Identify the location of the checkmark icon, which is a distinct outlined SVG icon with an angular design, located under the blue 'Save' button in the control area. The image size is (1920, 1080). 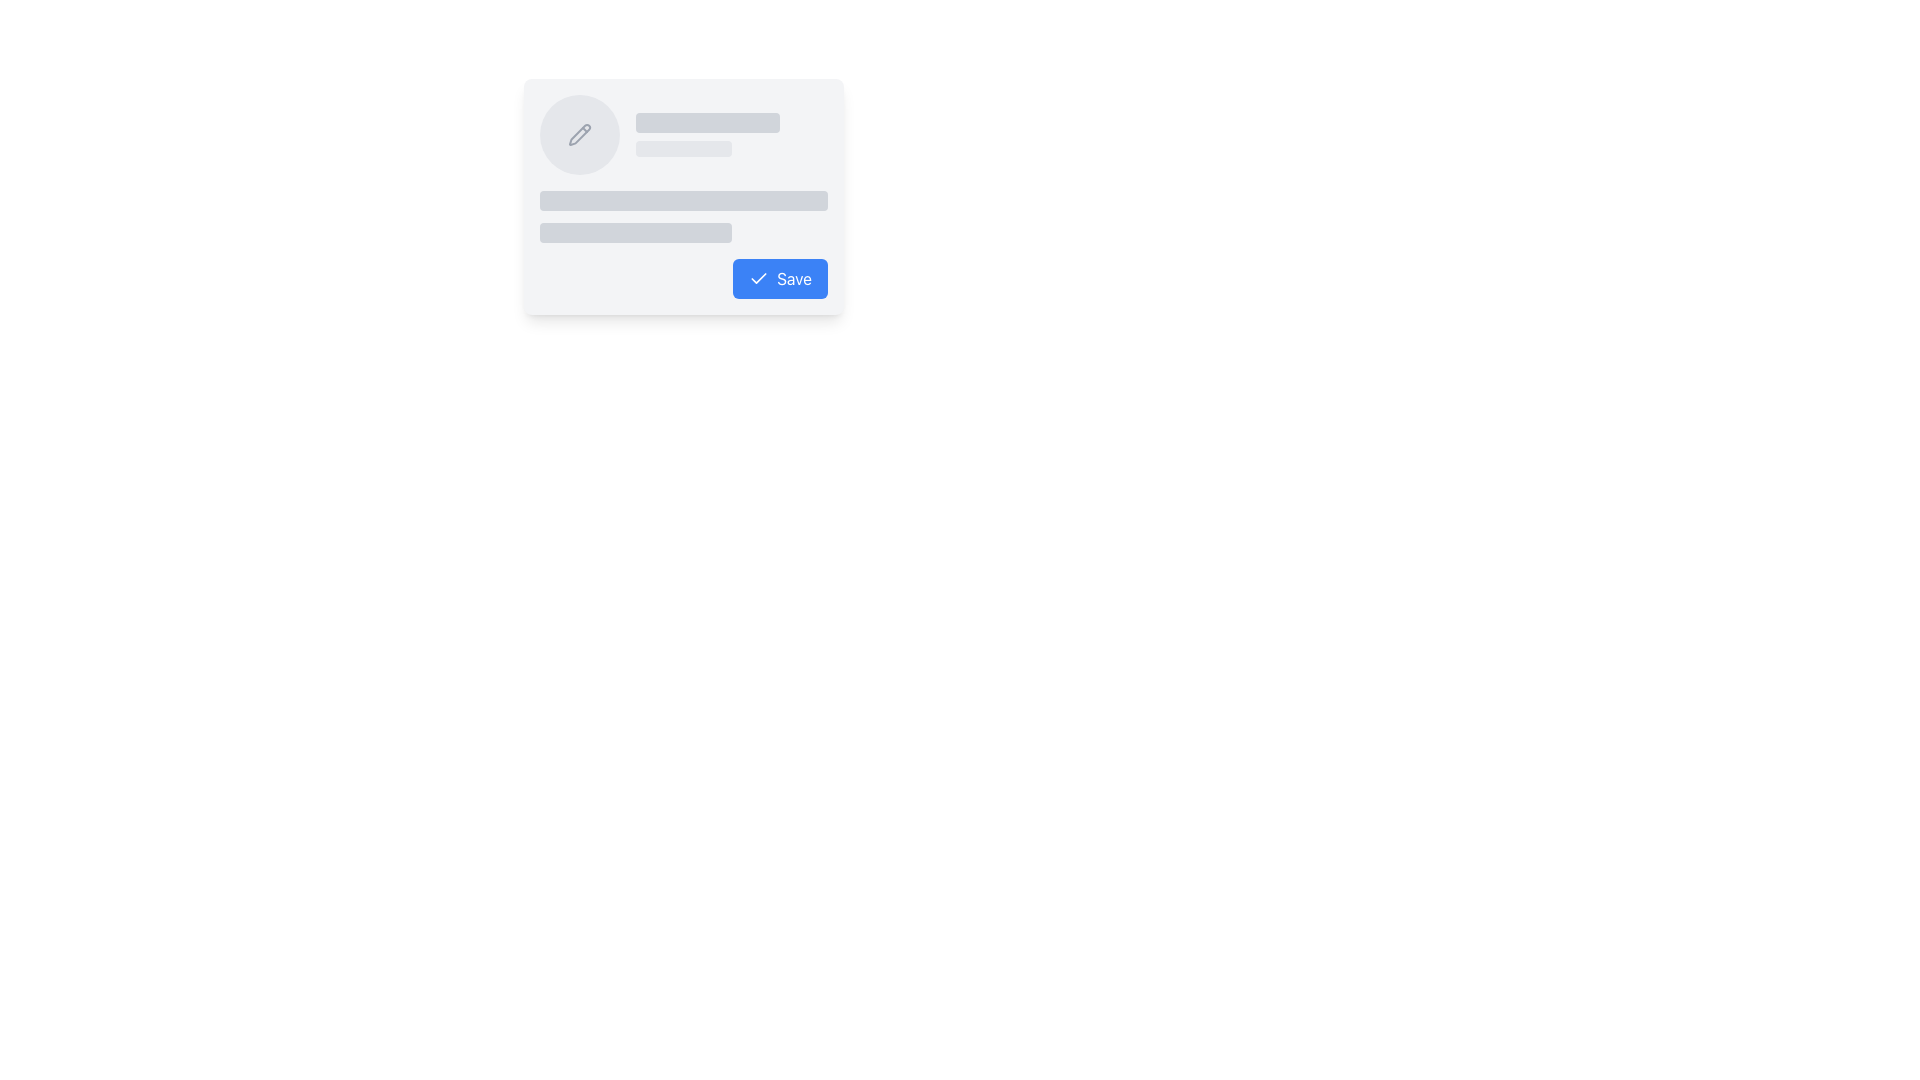
(757, 278).